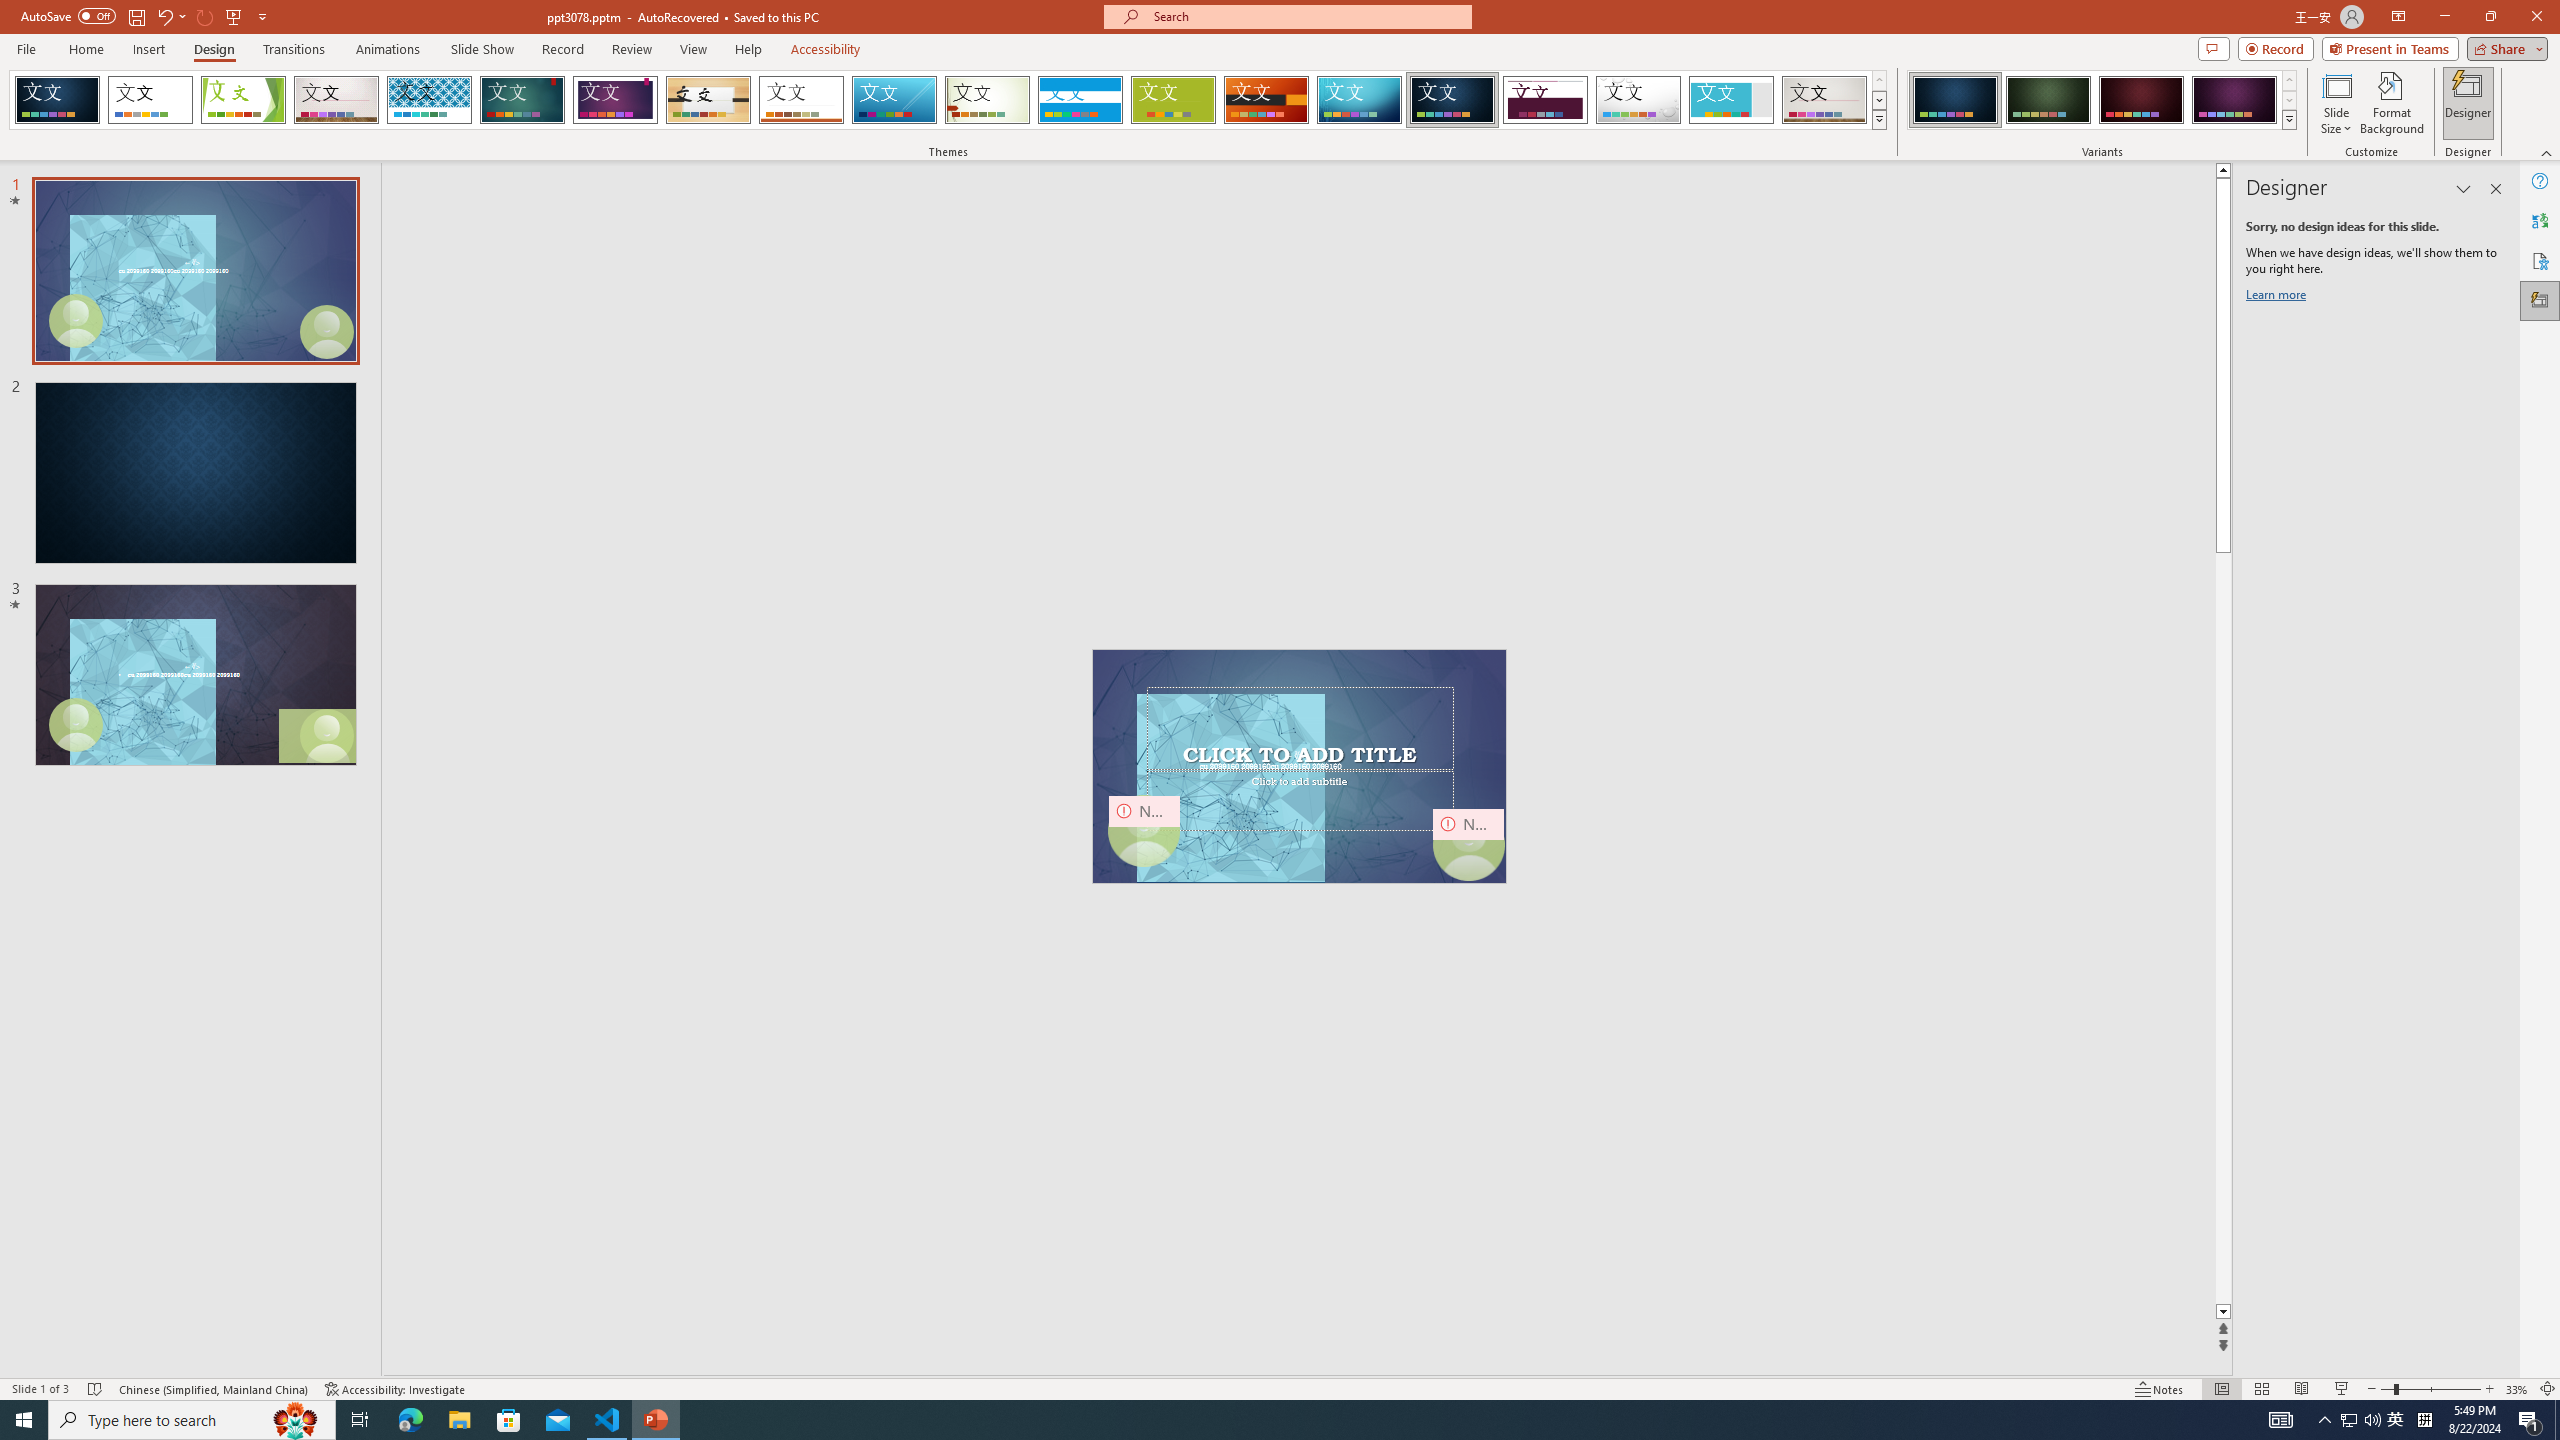 This screenshot has height=1440, width=2560. What do you see at coordinates (1545, 99) in the screenshot?
I see `'Dividend'` at bounding box center [1545, 99].